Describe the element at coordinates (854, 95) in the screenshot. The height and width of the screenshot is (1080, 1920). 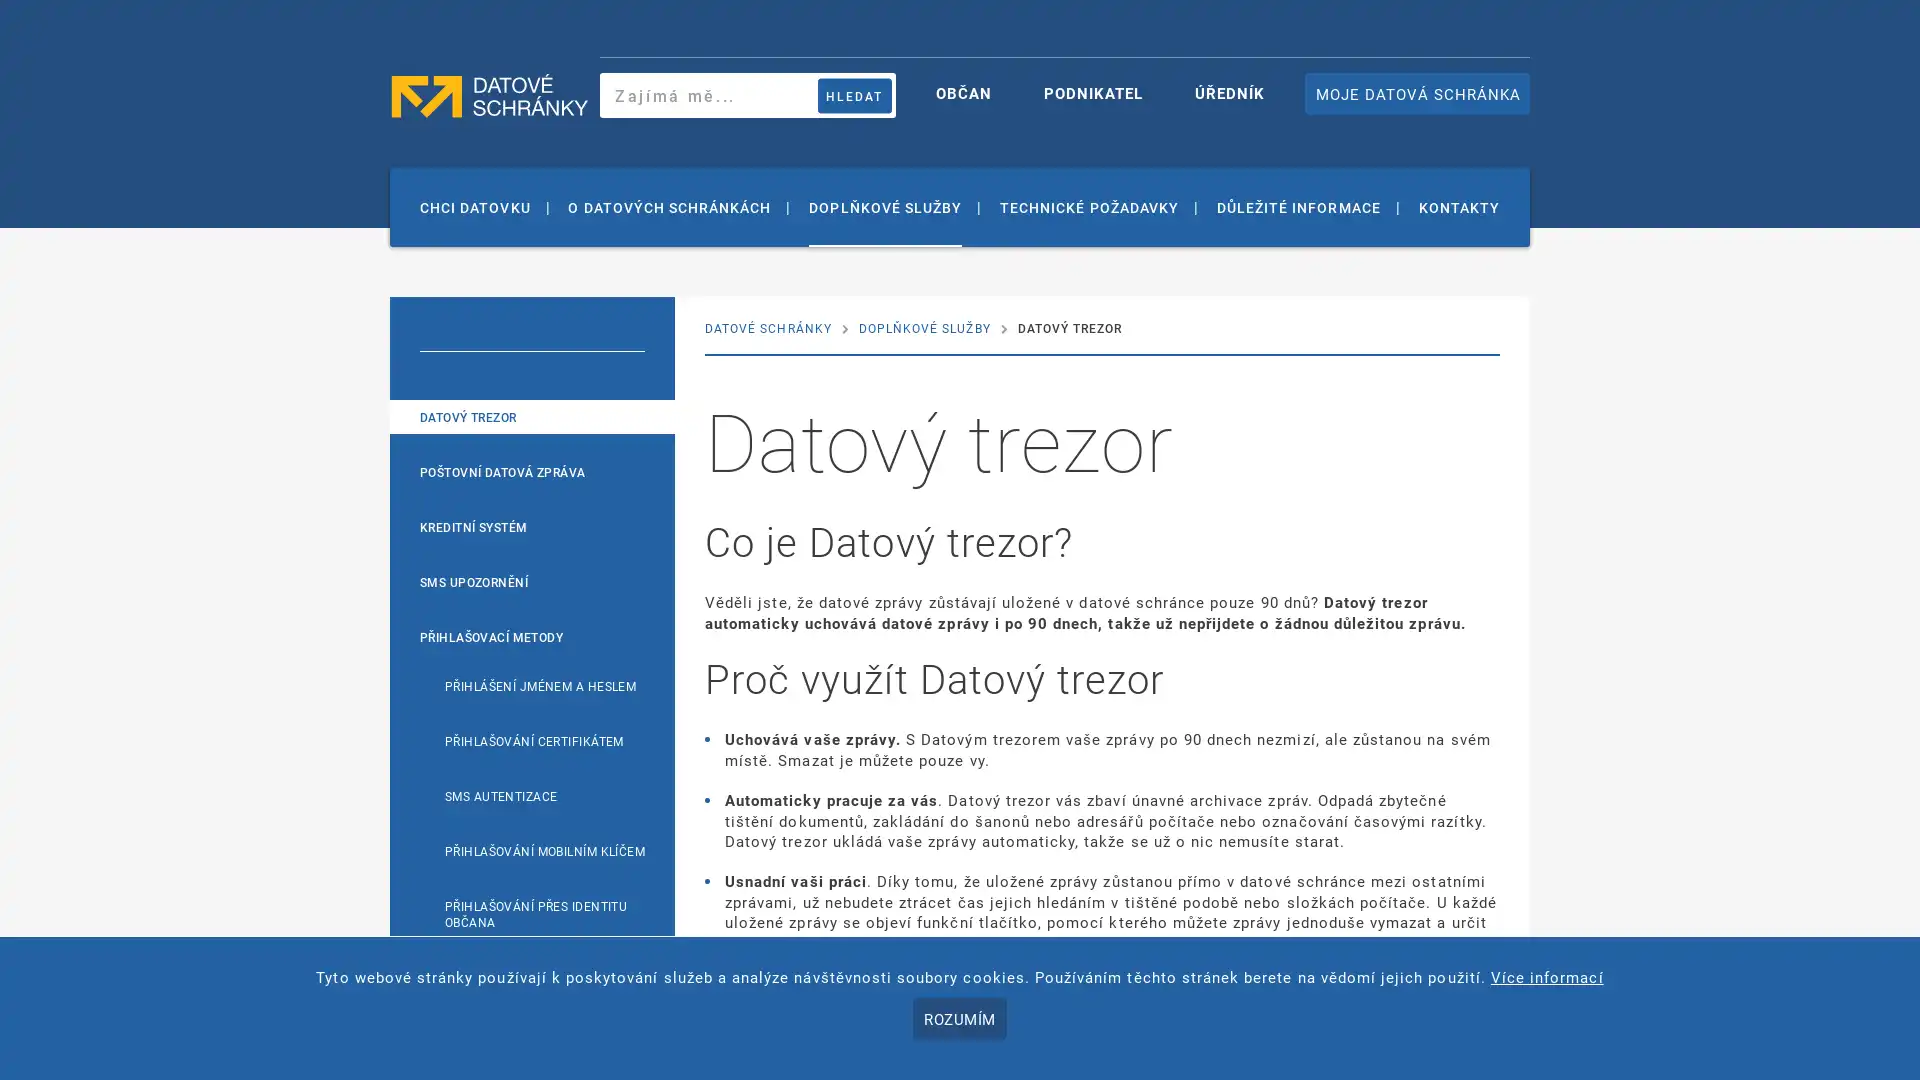
I see `Hledat` at that location.